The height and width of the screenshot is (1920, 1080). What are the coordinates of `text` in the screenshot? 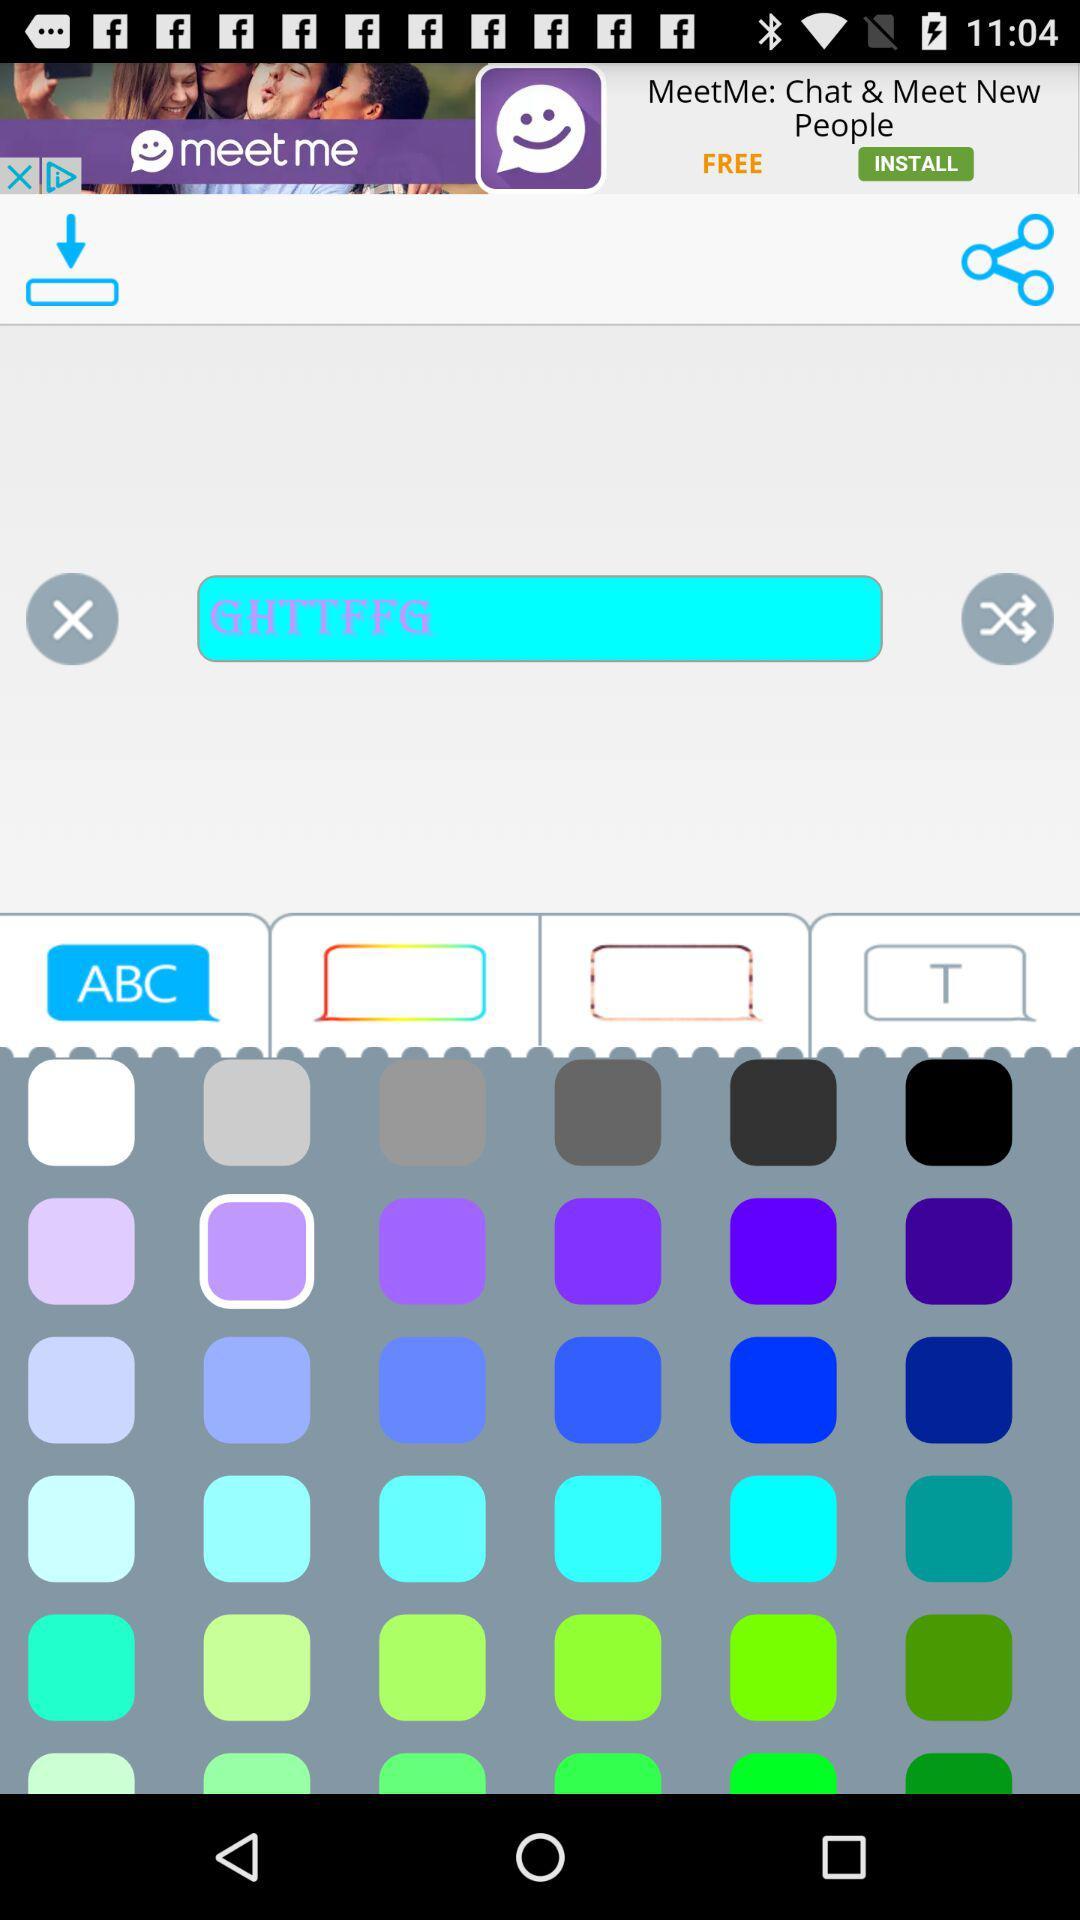 It's located at (135, 985).